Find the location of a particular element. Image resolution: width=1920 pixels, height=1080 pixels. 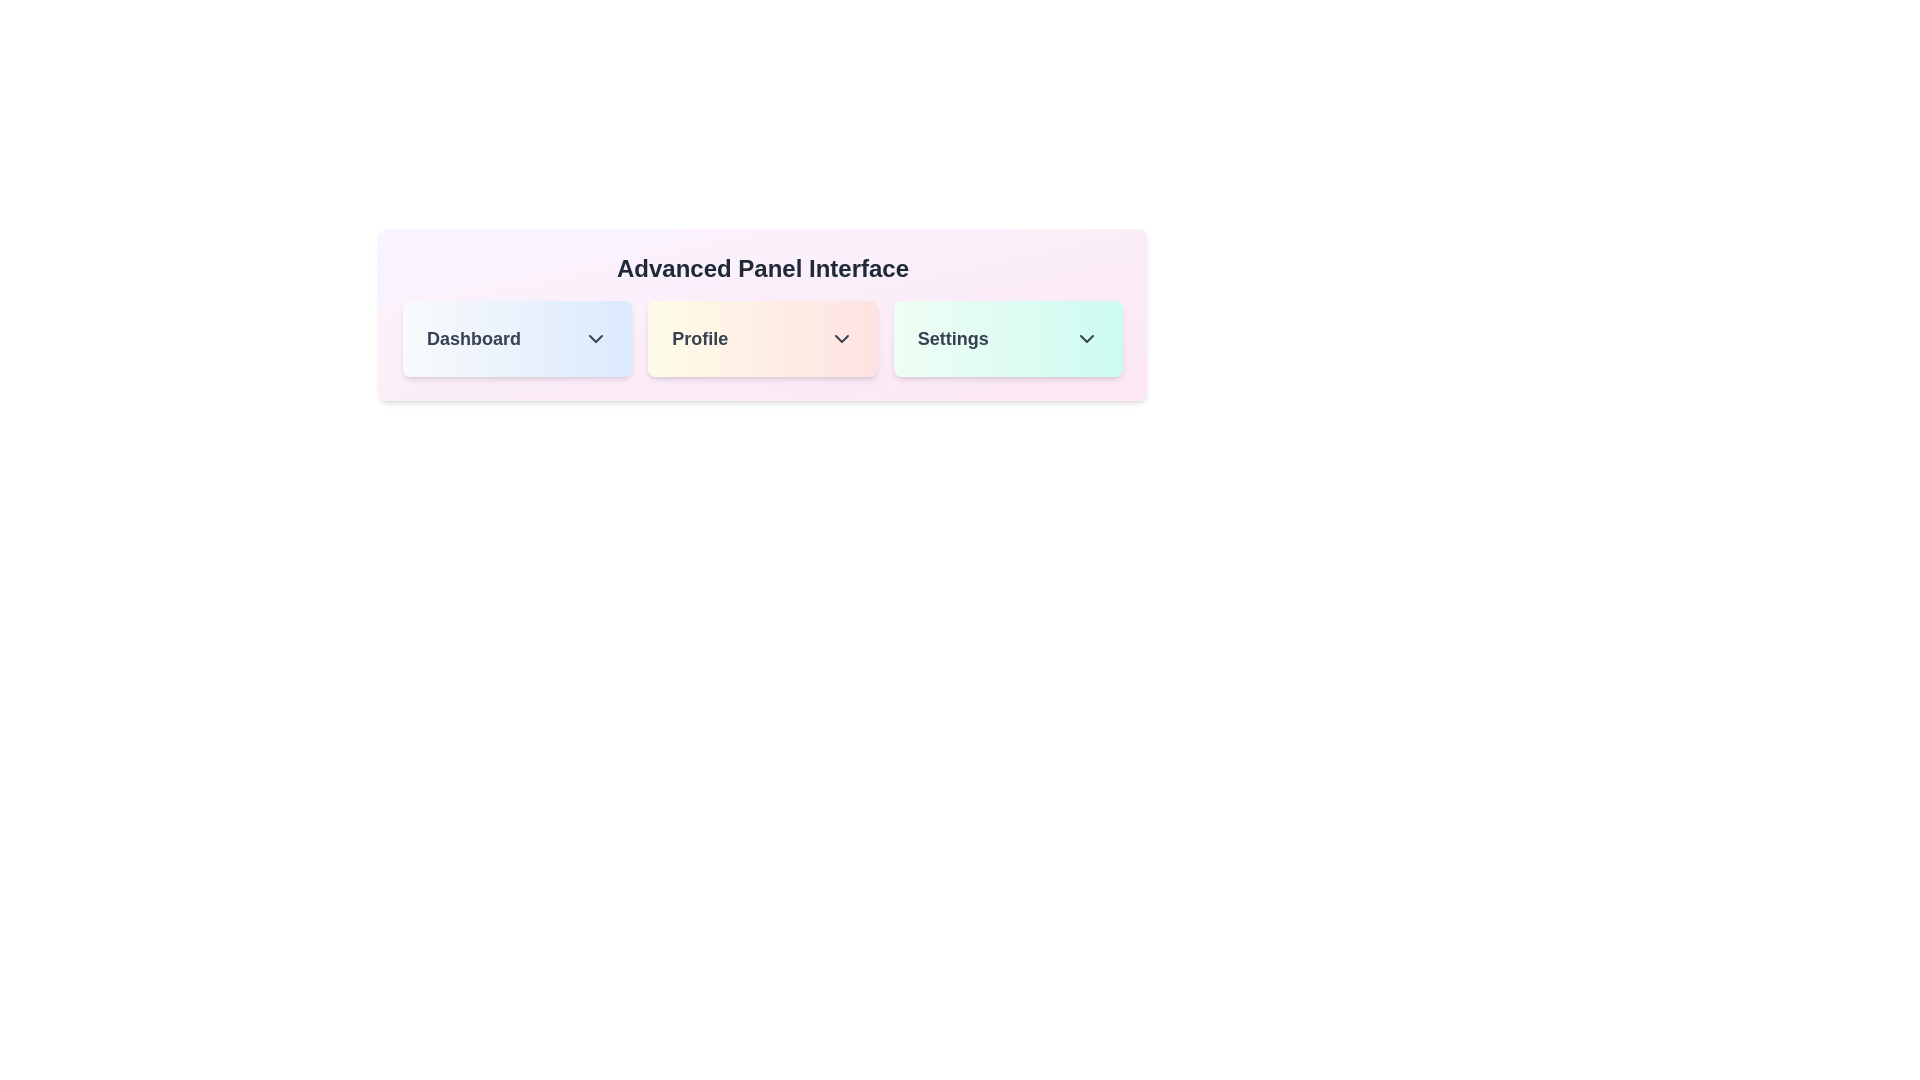

the grid item corresponding to Dashboard to expand it is located at coordinates (517, 338).